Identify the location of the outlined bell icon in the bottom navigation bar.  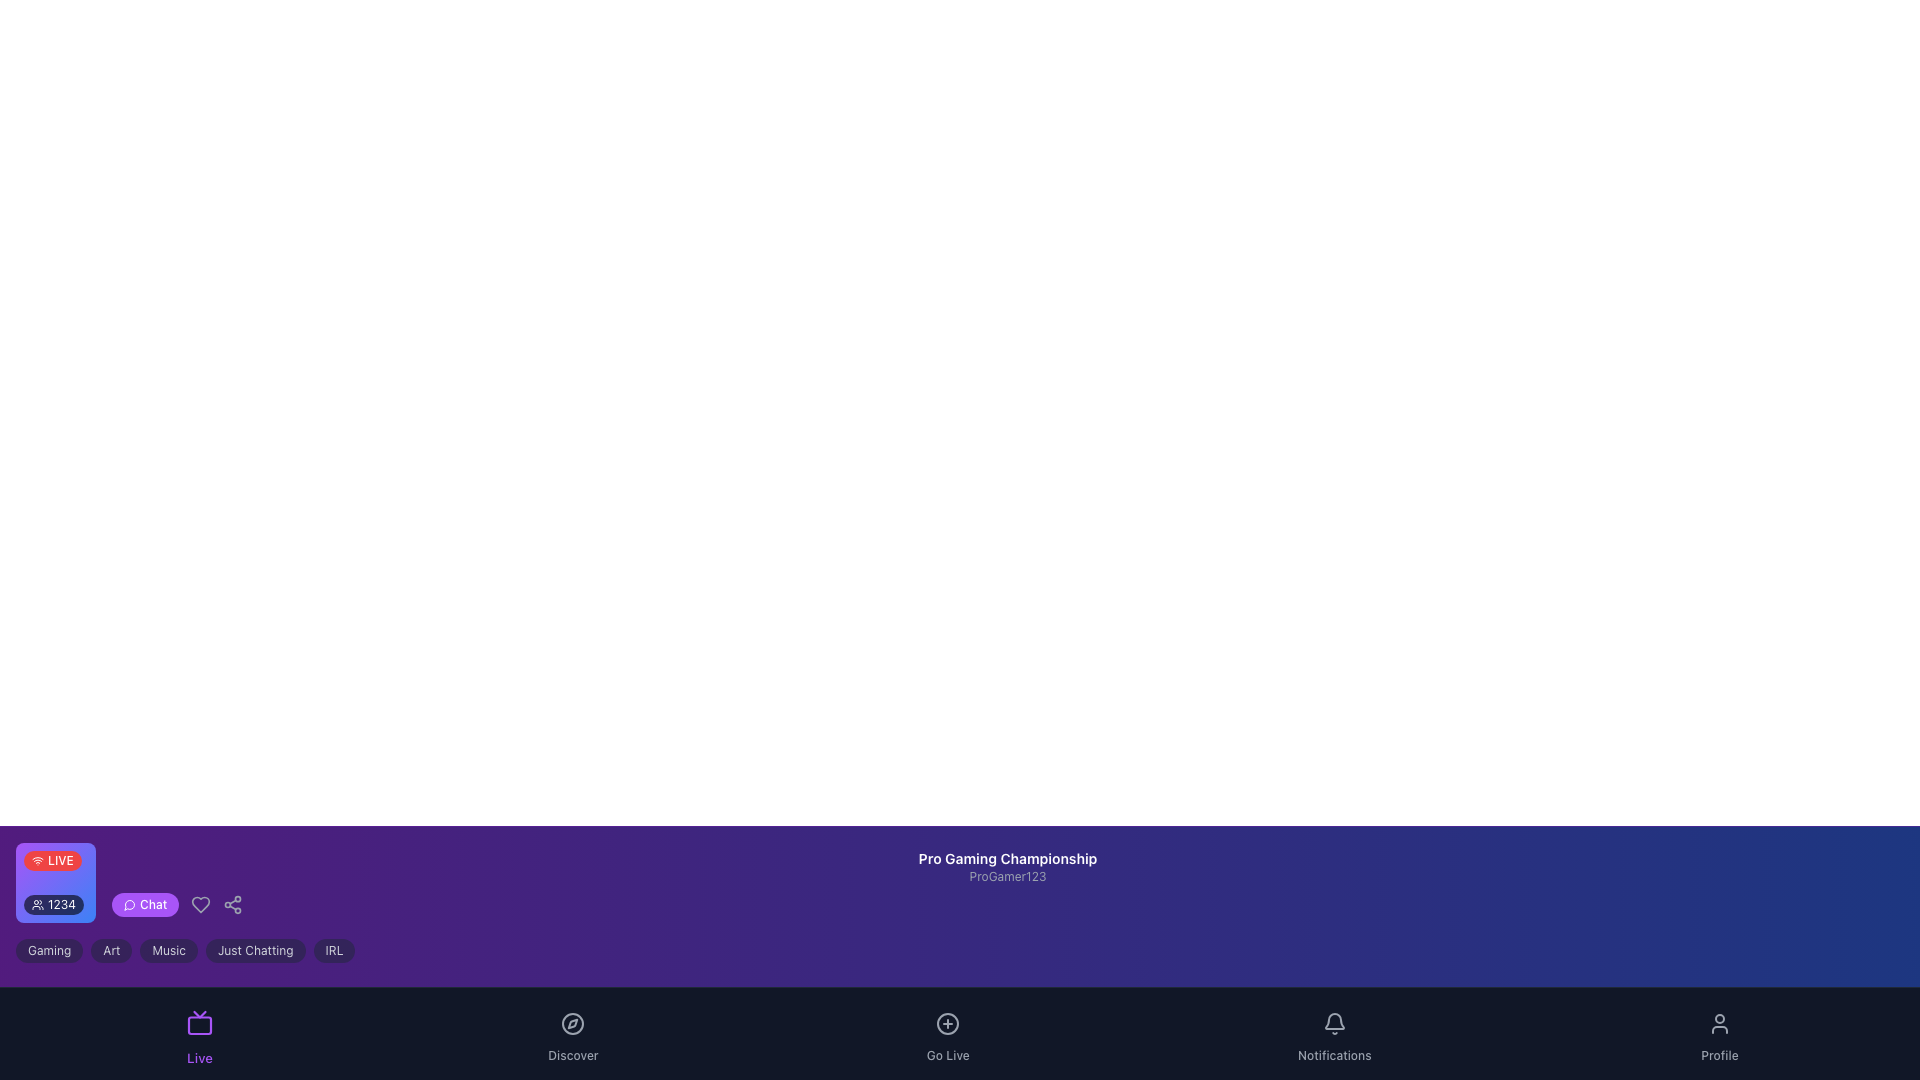
(1334, 1023).